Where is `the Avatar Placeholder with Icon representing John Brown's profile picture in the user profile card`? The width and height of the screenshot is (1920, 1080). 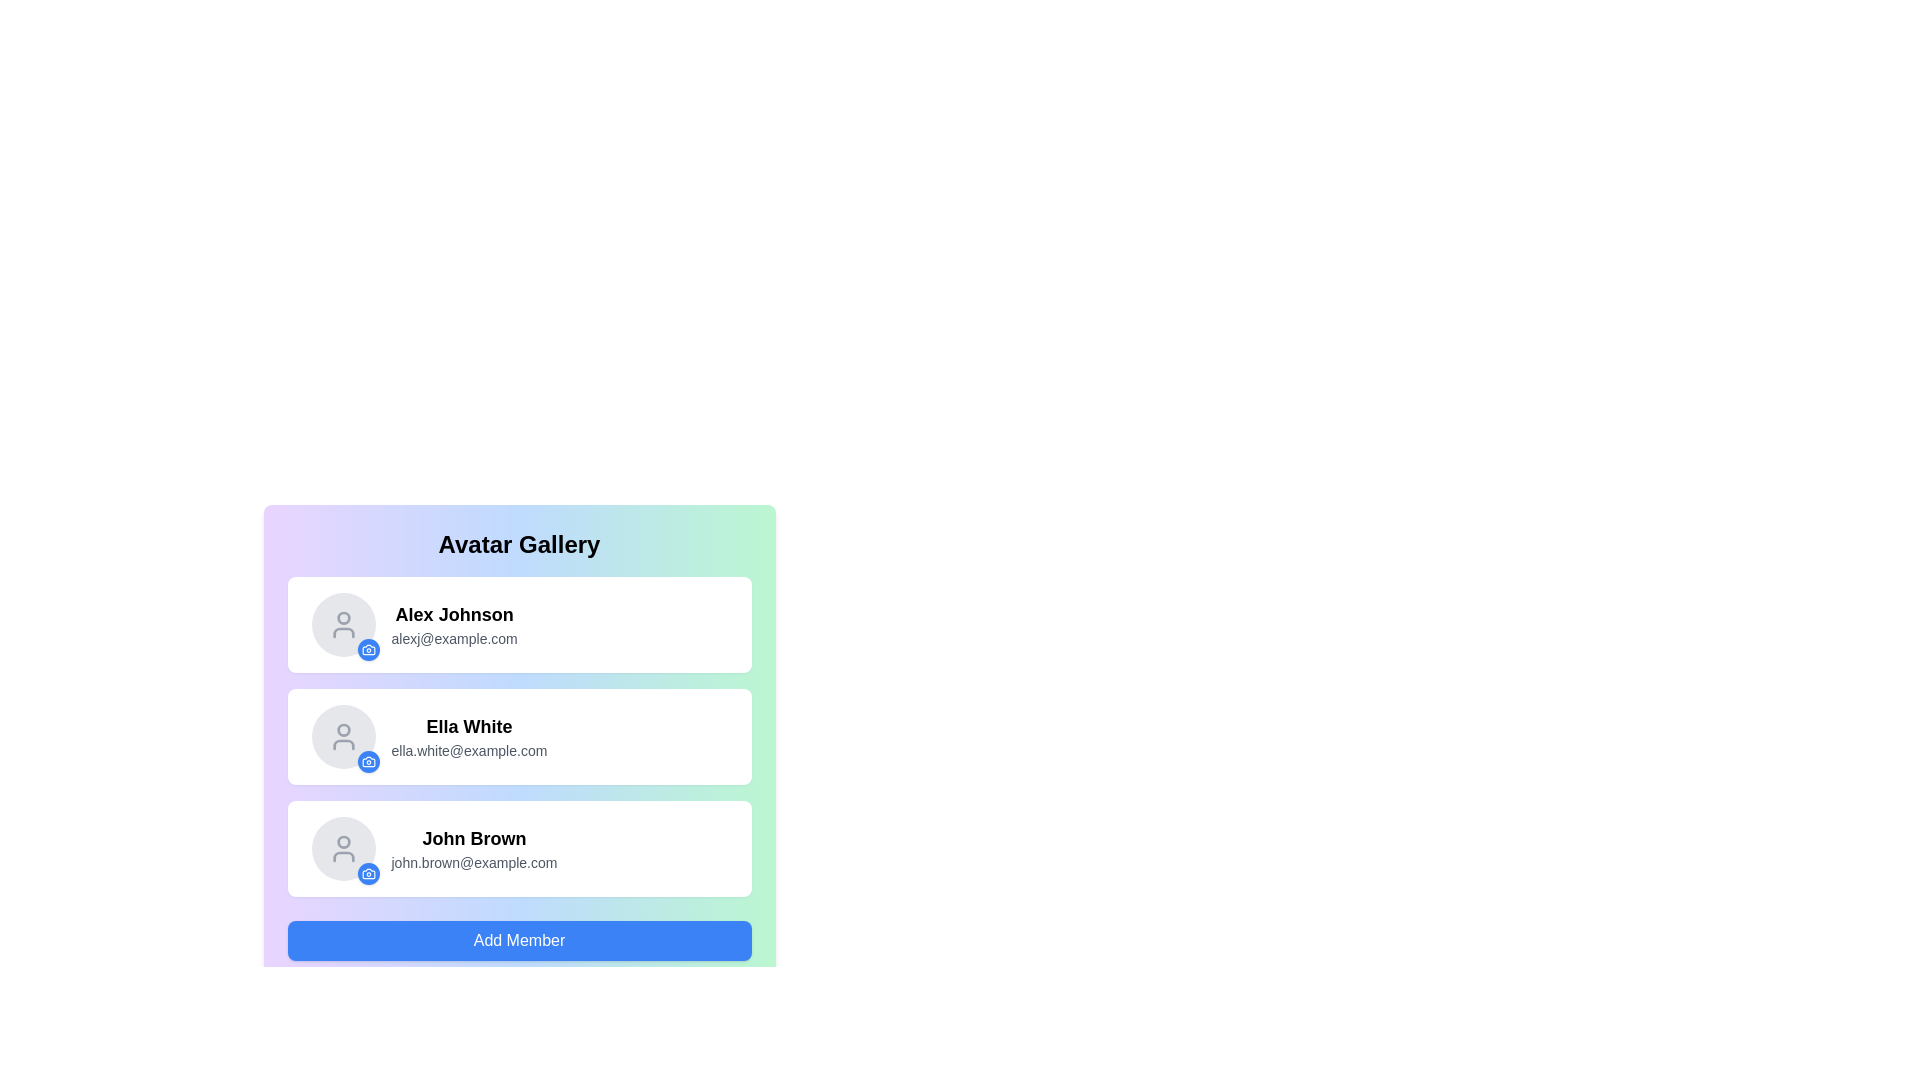 the Avatar Placeholder with Icon representing John Brown's profile picture in the user profile card is located at coordinates (343, 848).